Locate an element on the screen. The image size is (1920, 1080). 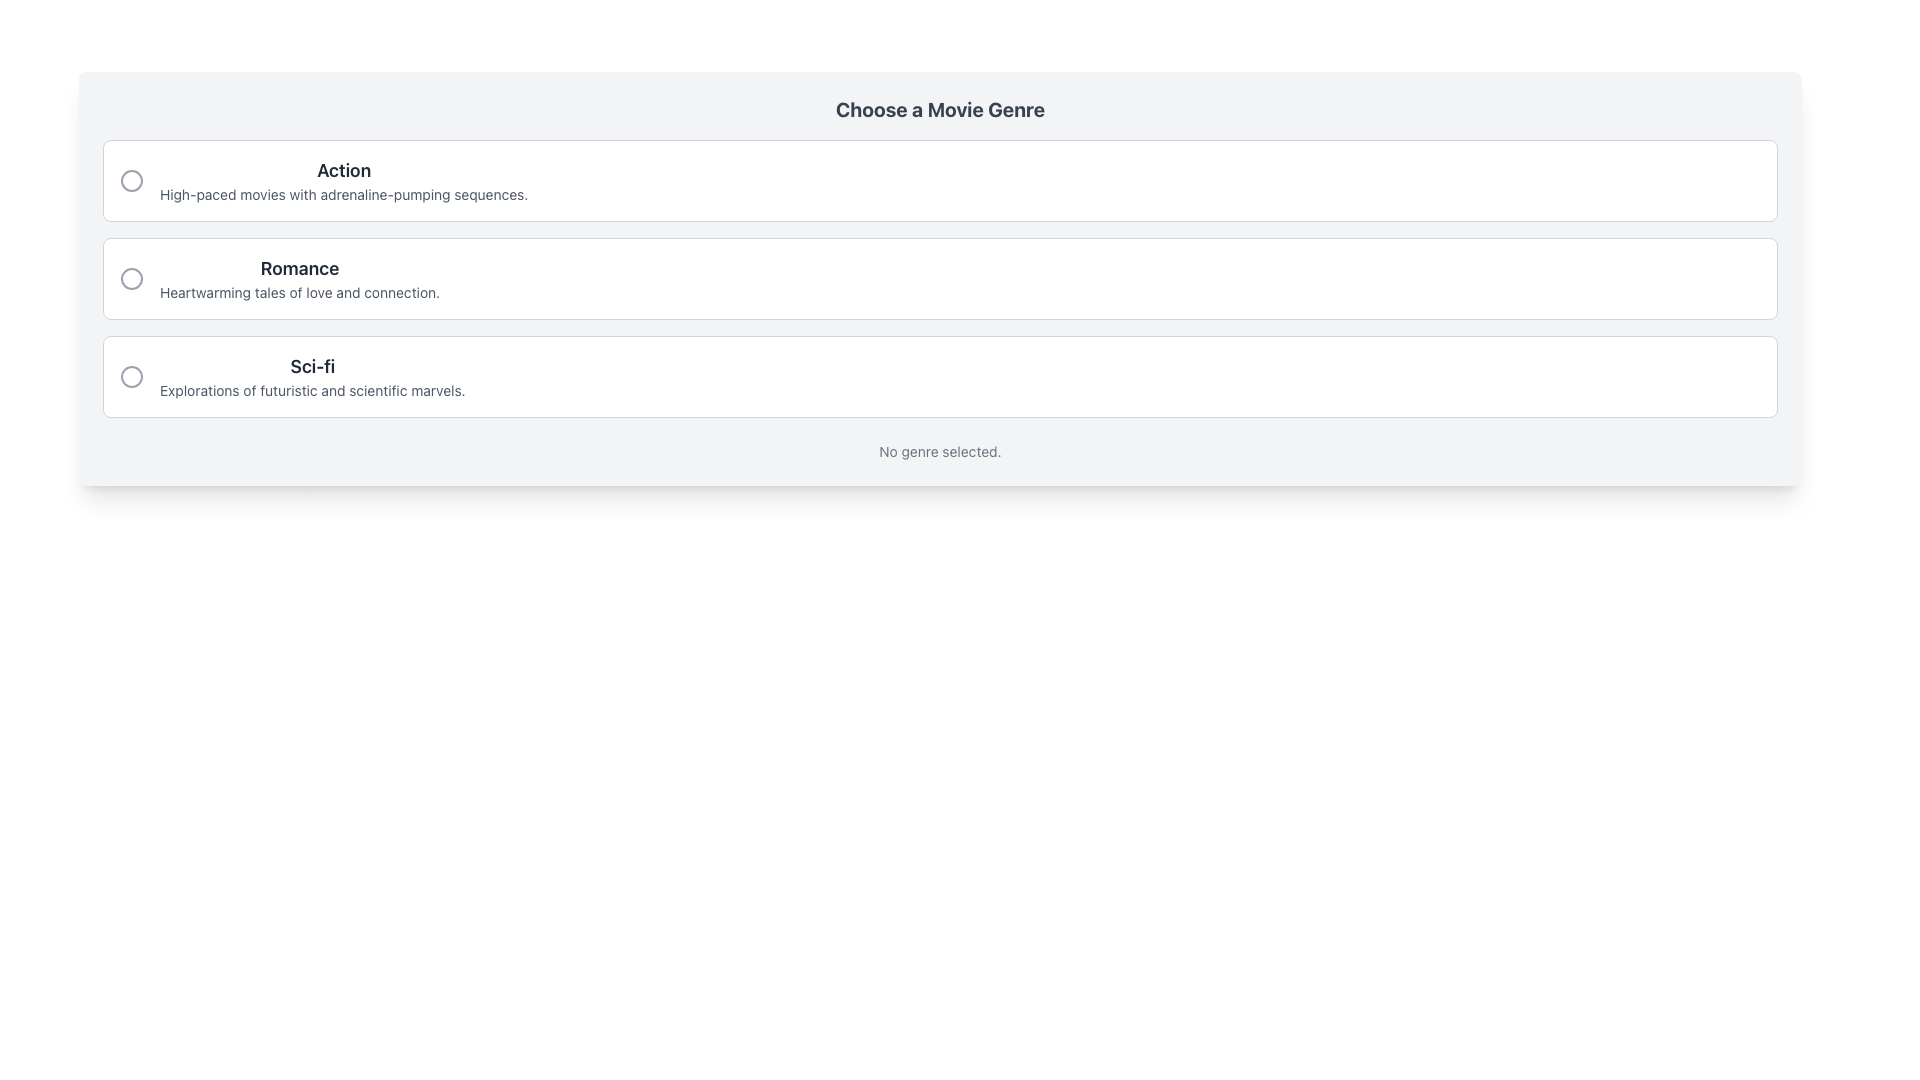
the text element displaying 'Explorations of futuristic and scientific marvels.' located below the 'Sci-fi' text in a card-like presentation is located at coordinates (311, 390).